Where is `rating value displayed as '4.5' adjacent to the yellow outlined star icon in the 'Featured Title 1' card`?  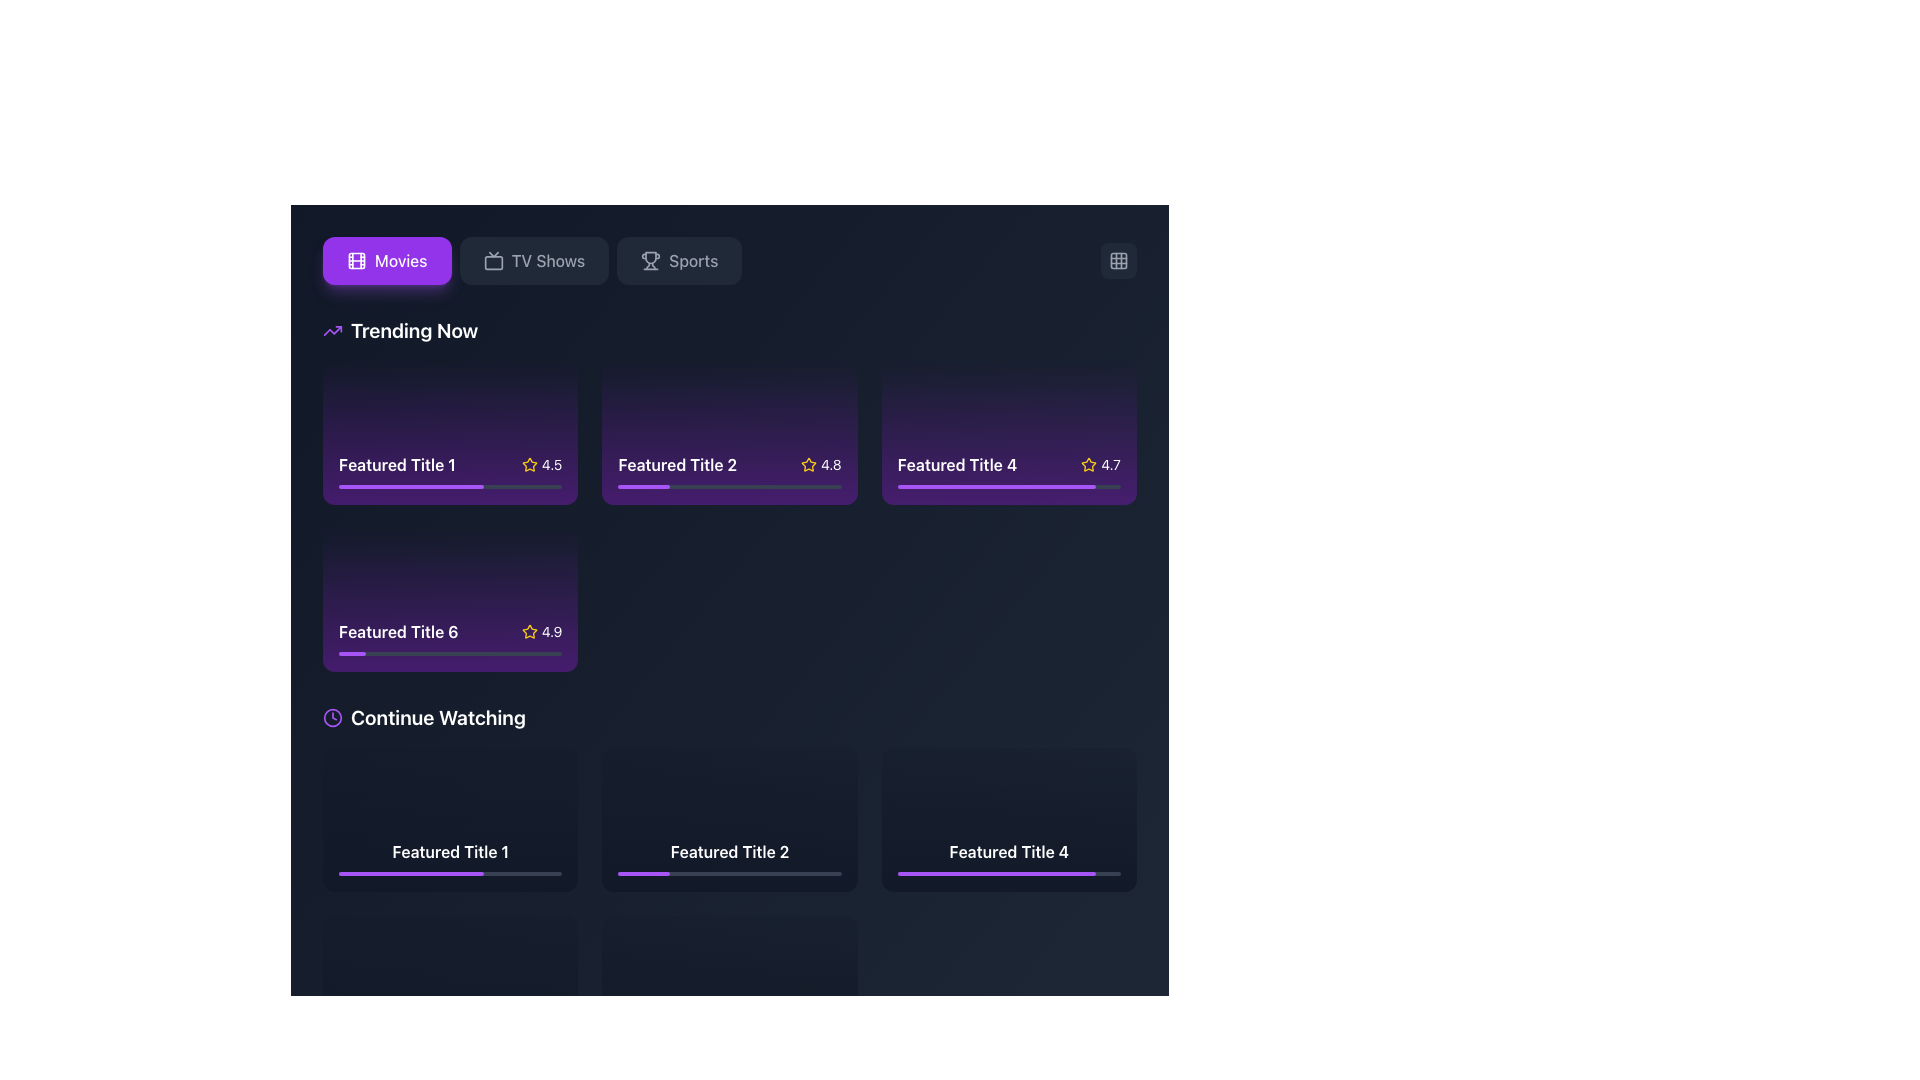 rating value displayed as '4.5' adjacent to the yellow outlined star icon in the 'Featured Title 1' card is located at coordinates (542, 464).